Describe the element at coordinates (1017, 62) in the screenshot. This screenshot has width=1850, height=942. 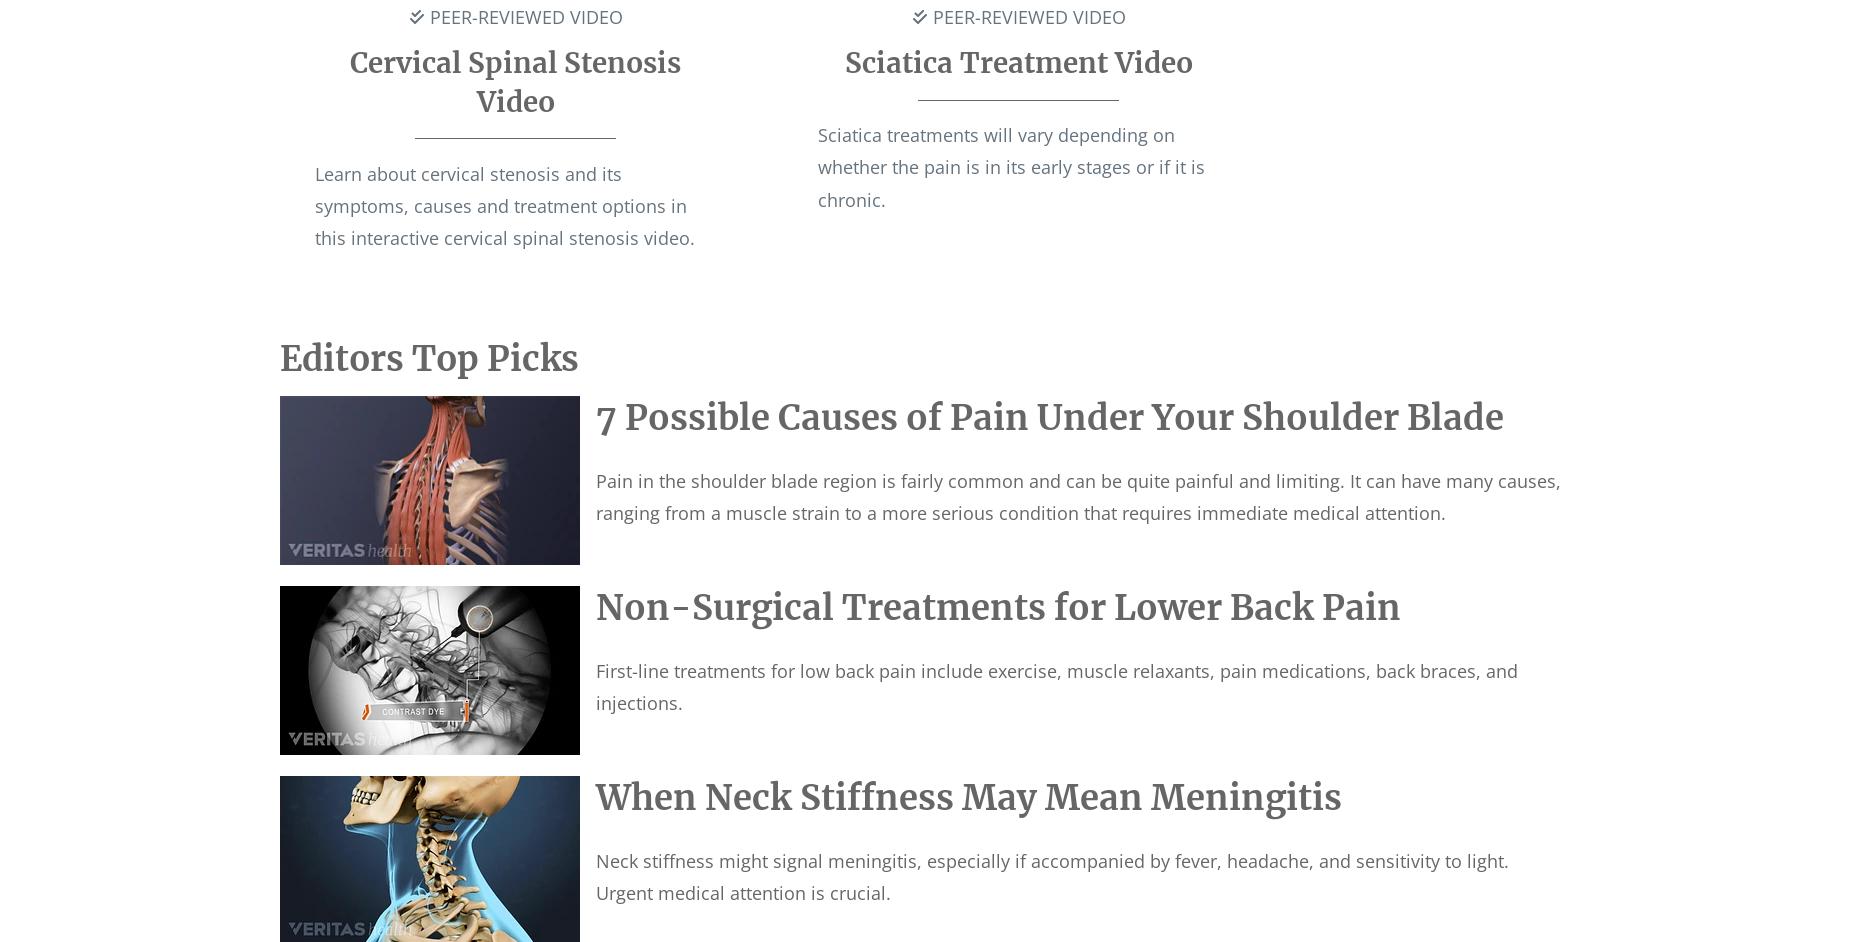
I see `'Sciatica Treatment Video'` at that location.